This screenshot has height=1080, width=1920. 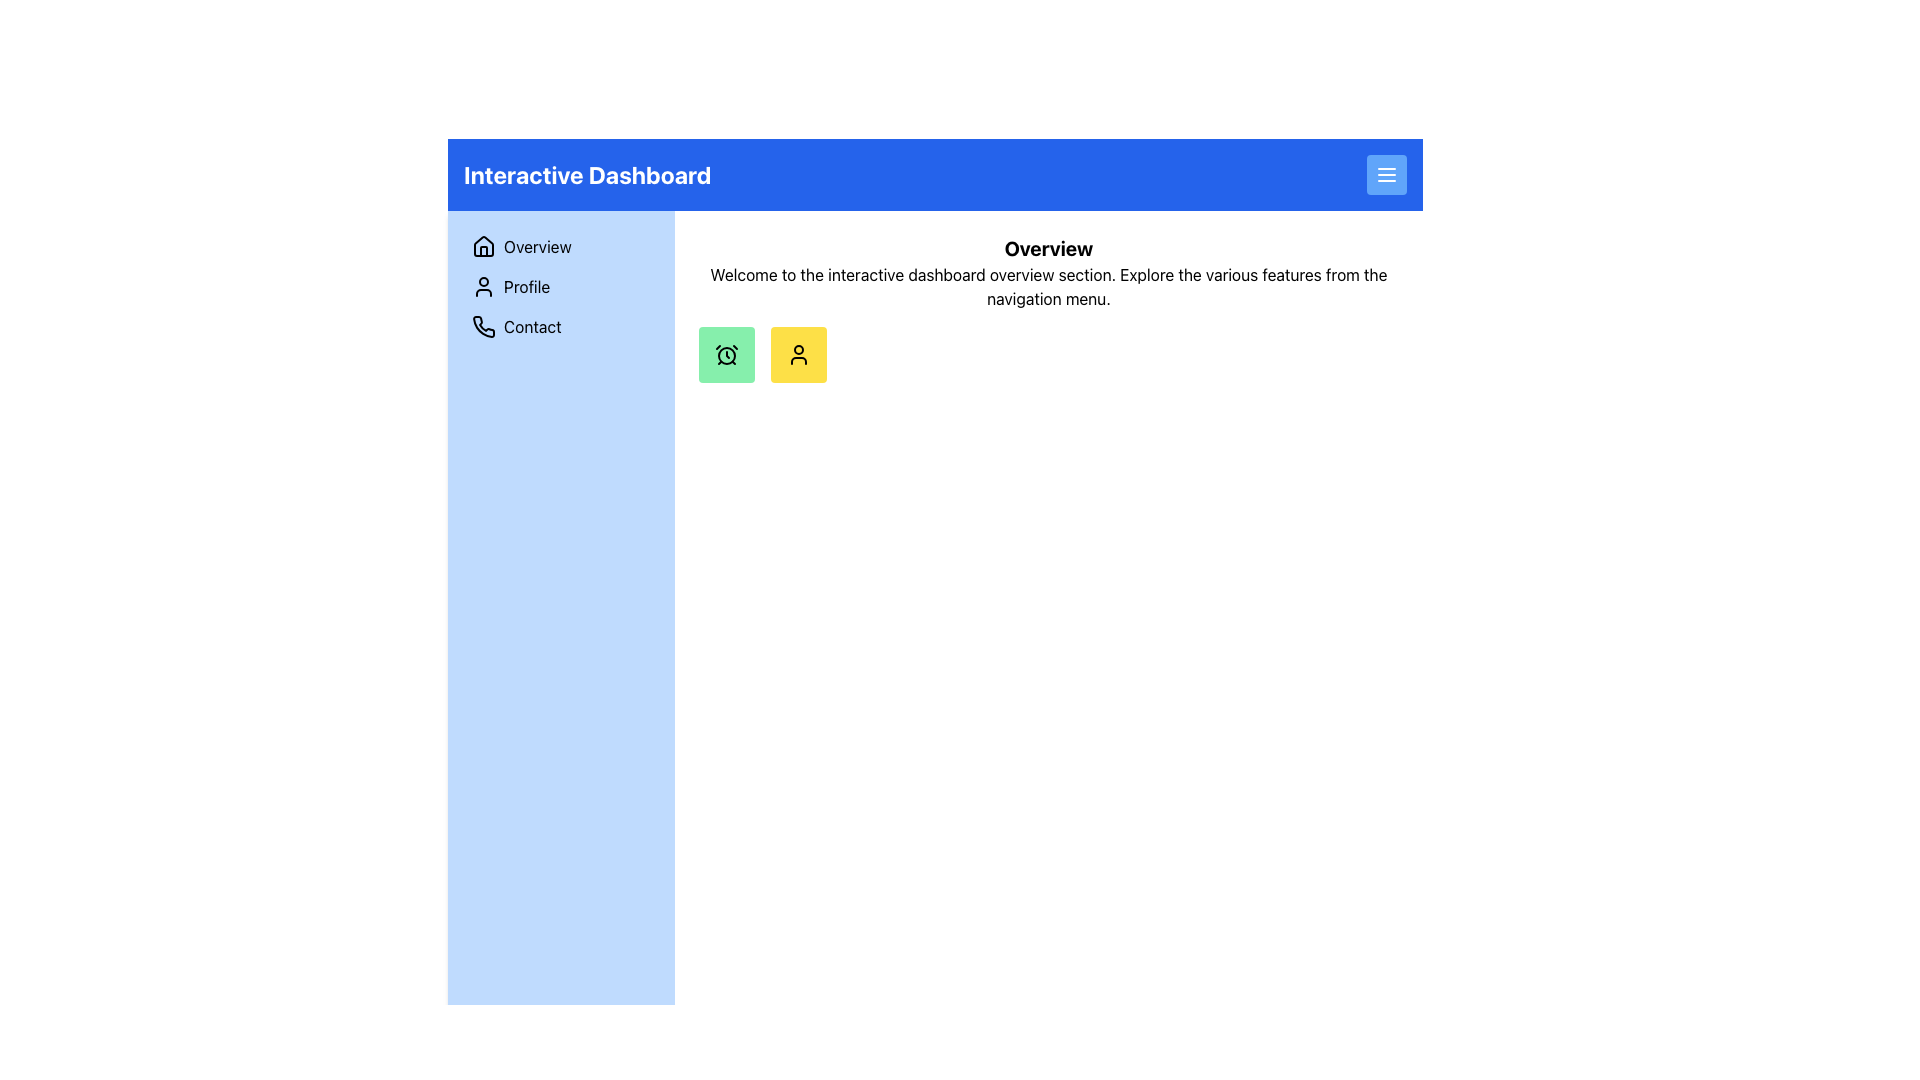 What do you see at coordinates (725, 353) in the screenshot?
I see `the alarm clock icon located within a green square on the left of two adjacent square buttons` at bounding box center [725, 353].